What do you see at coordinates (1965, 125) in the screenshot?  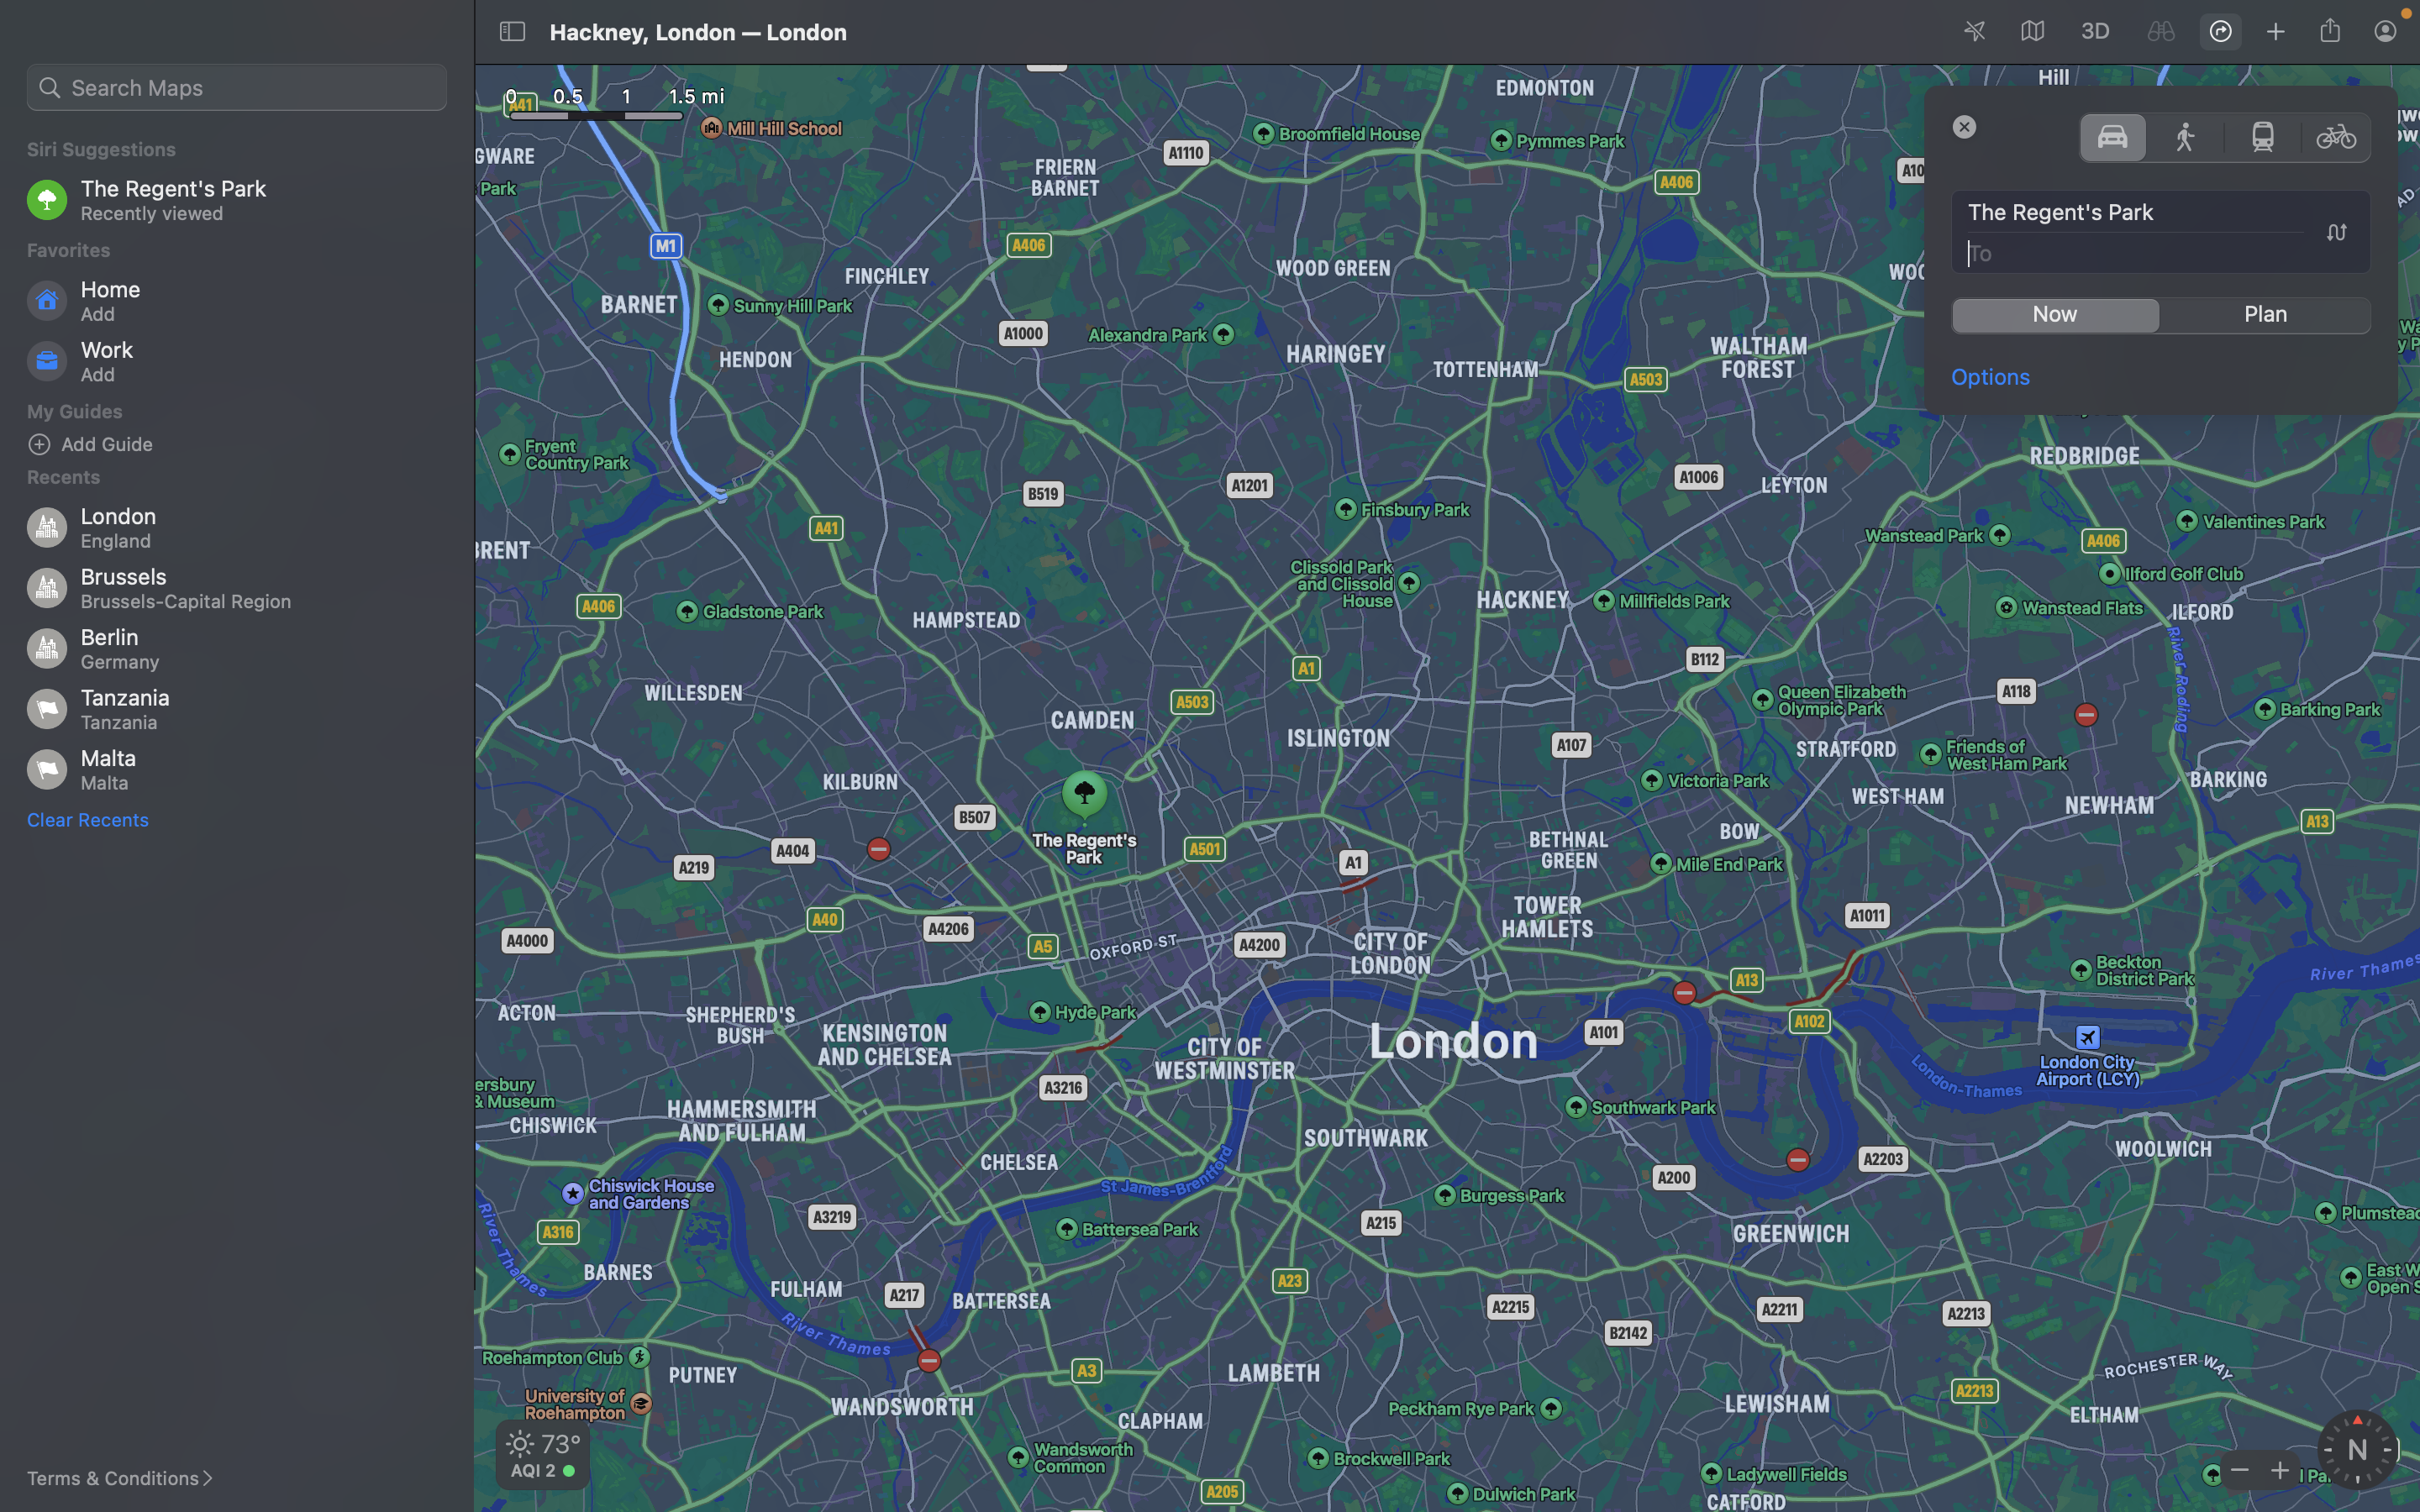 I see `Terminate the directions pop-up window` at bounding box center [1965, 125].